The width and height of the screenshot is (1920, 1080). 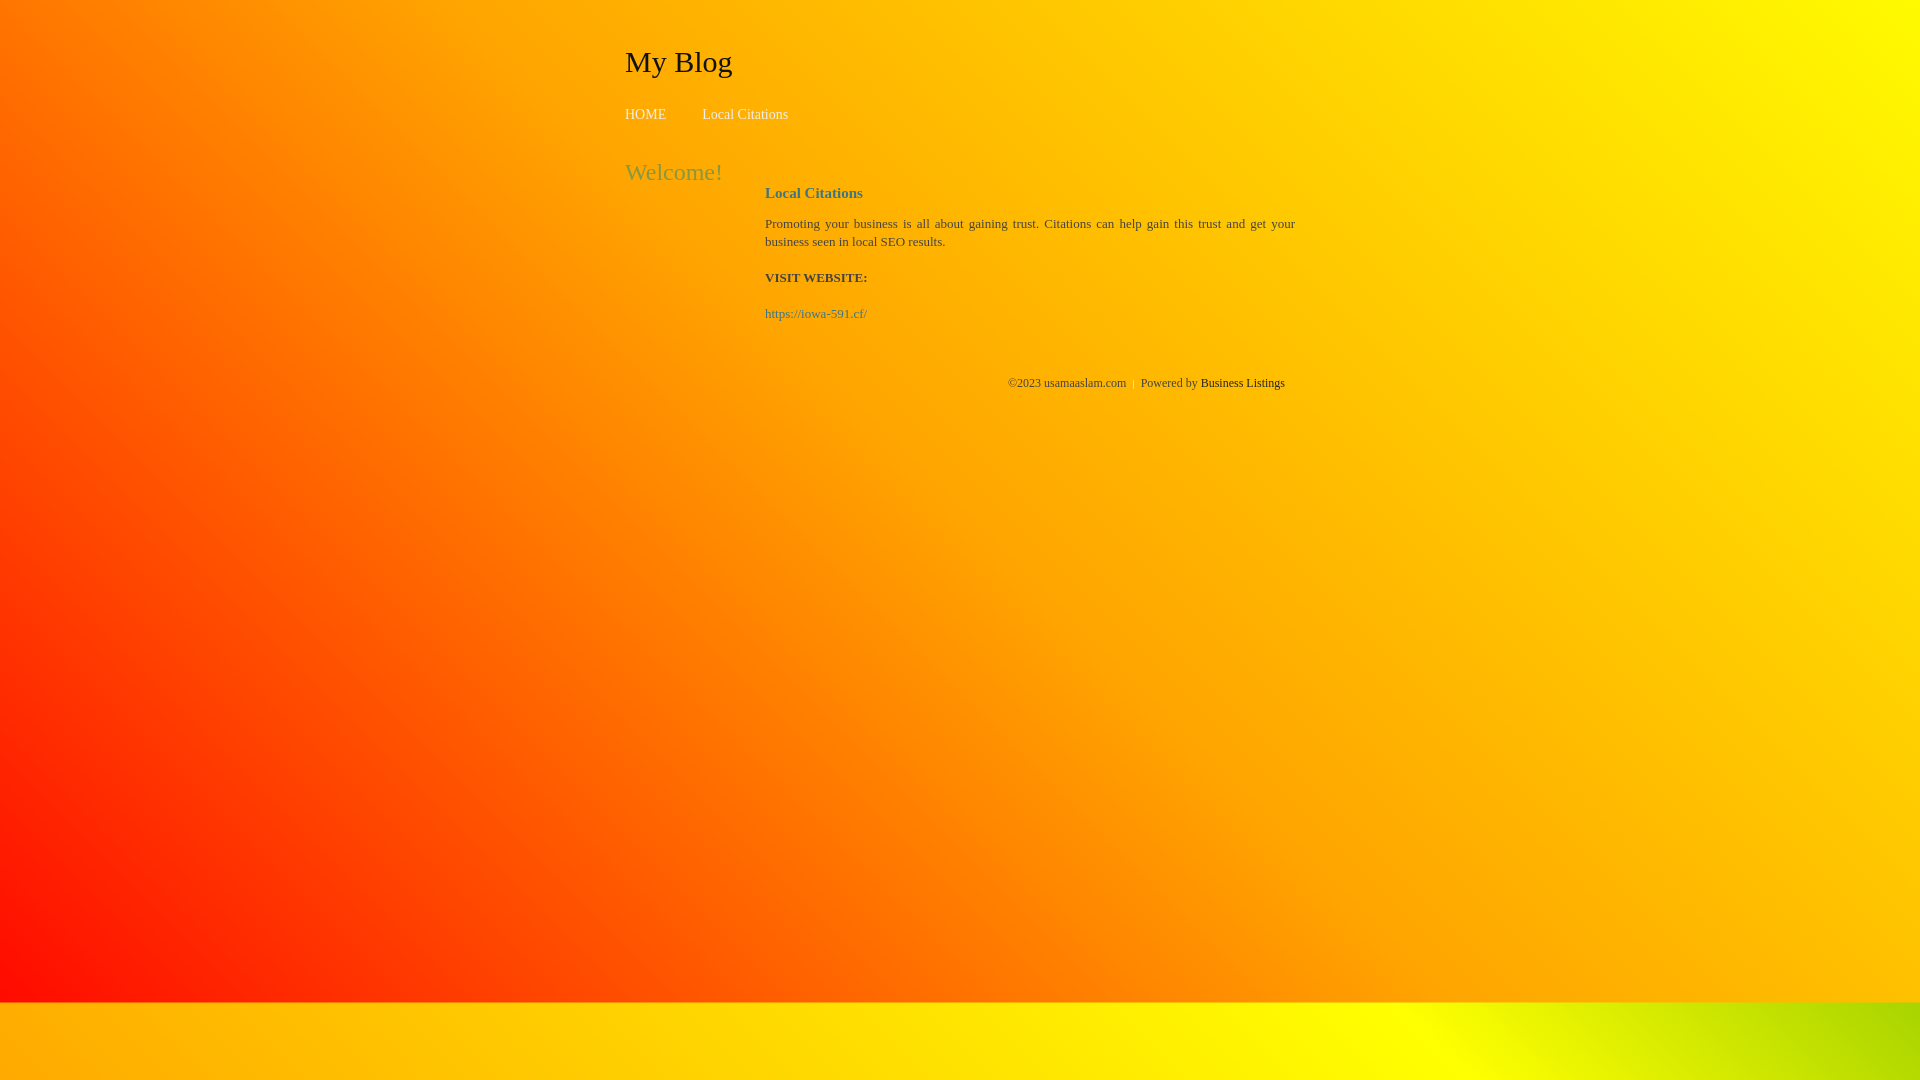 I want to click on 'HOME', so click(x=645, y=114).